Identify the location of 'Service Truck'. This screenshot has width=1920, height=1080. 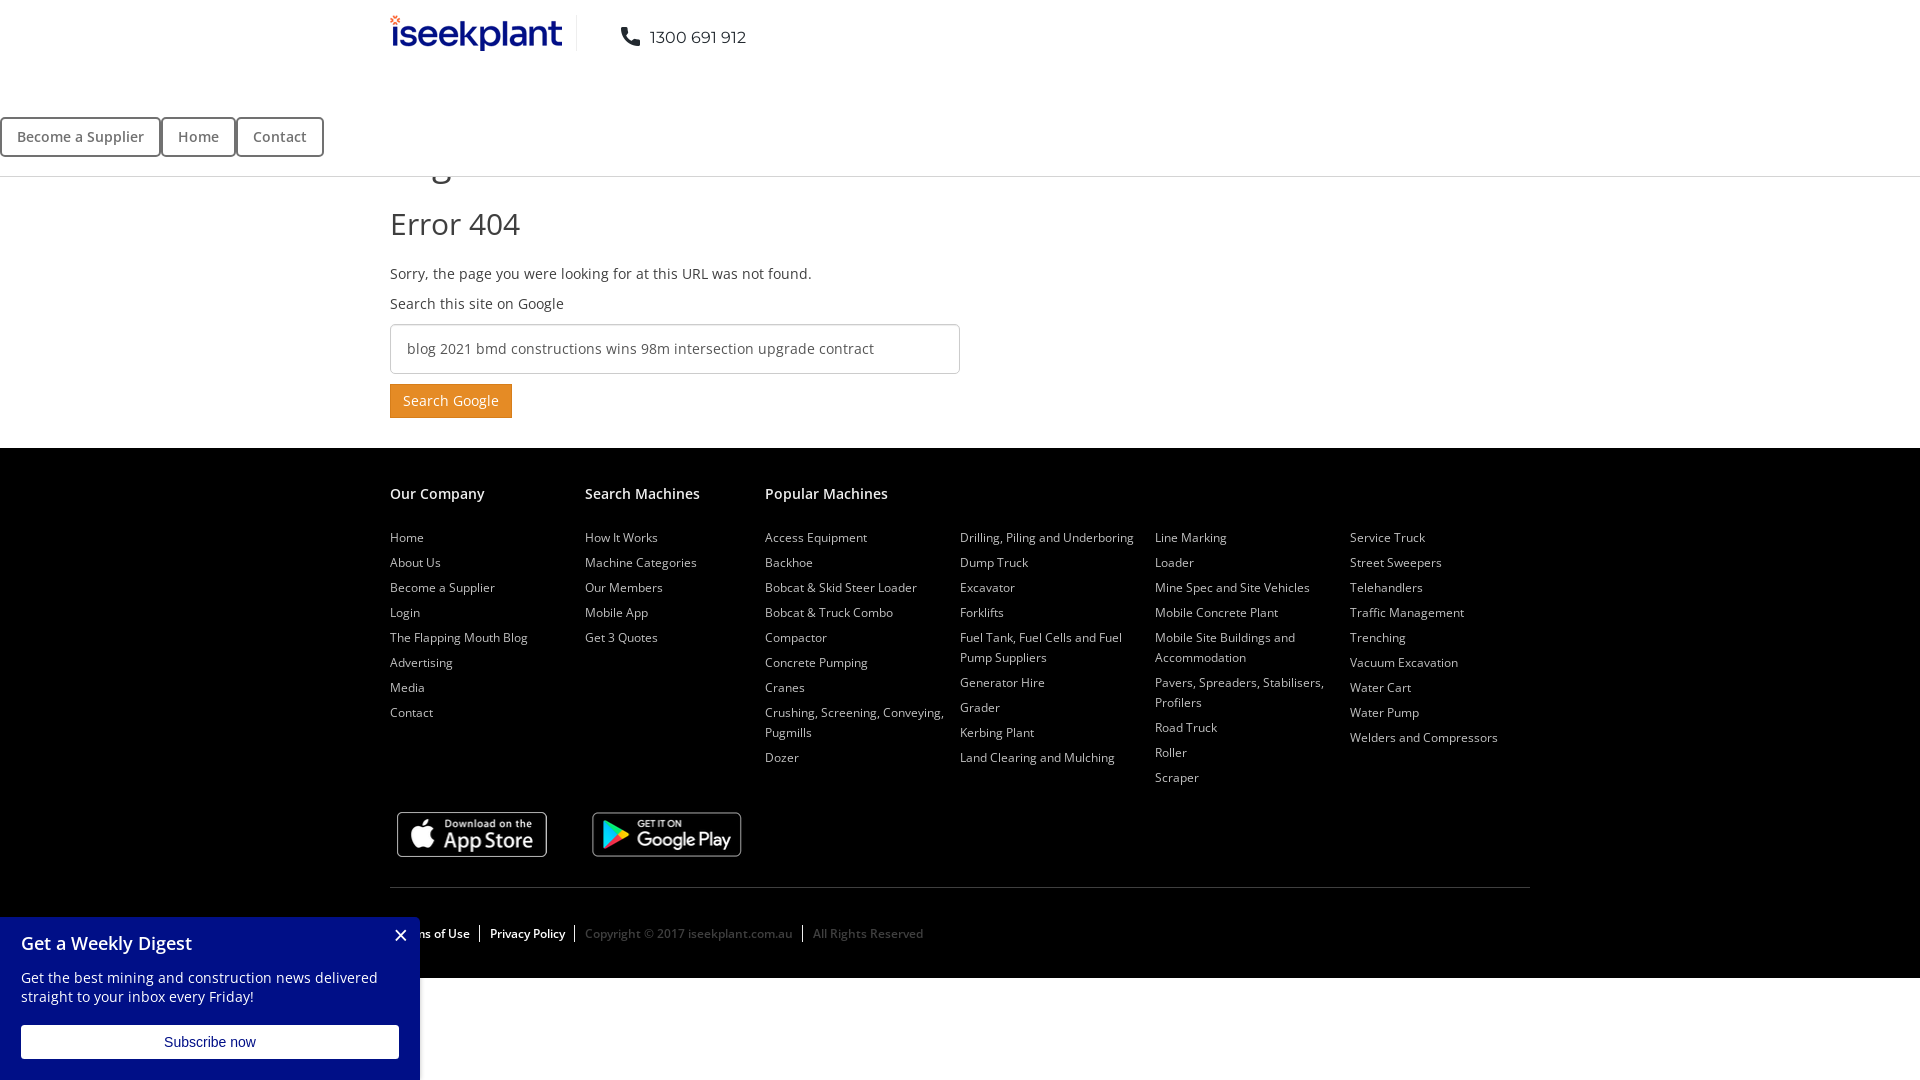
(1386, 536).